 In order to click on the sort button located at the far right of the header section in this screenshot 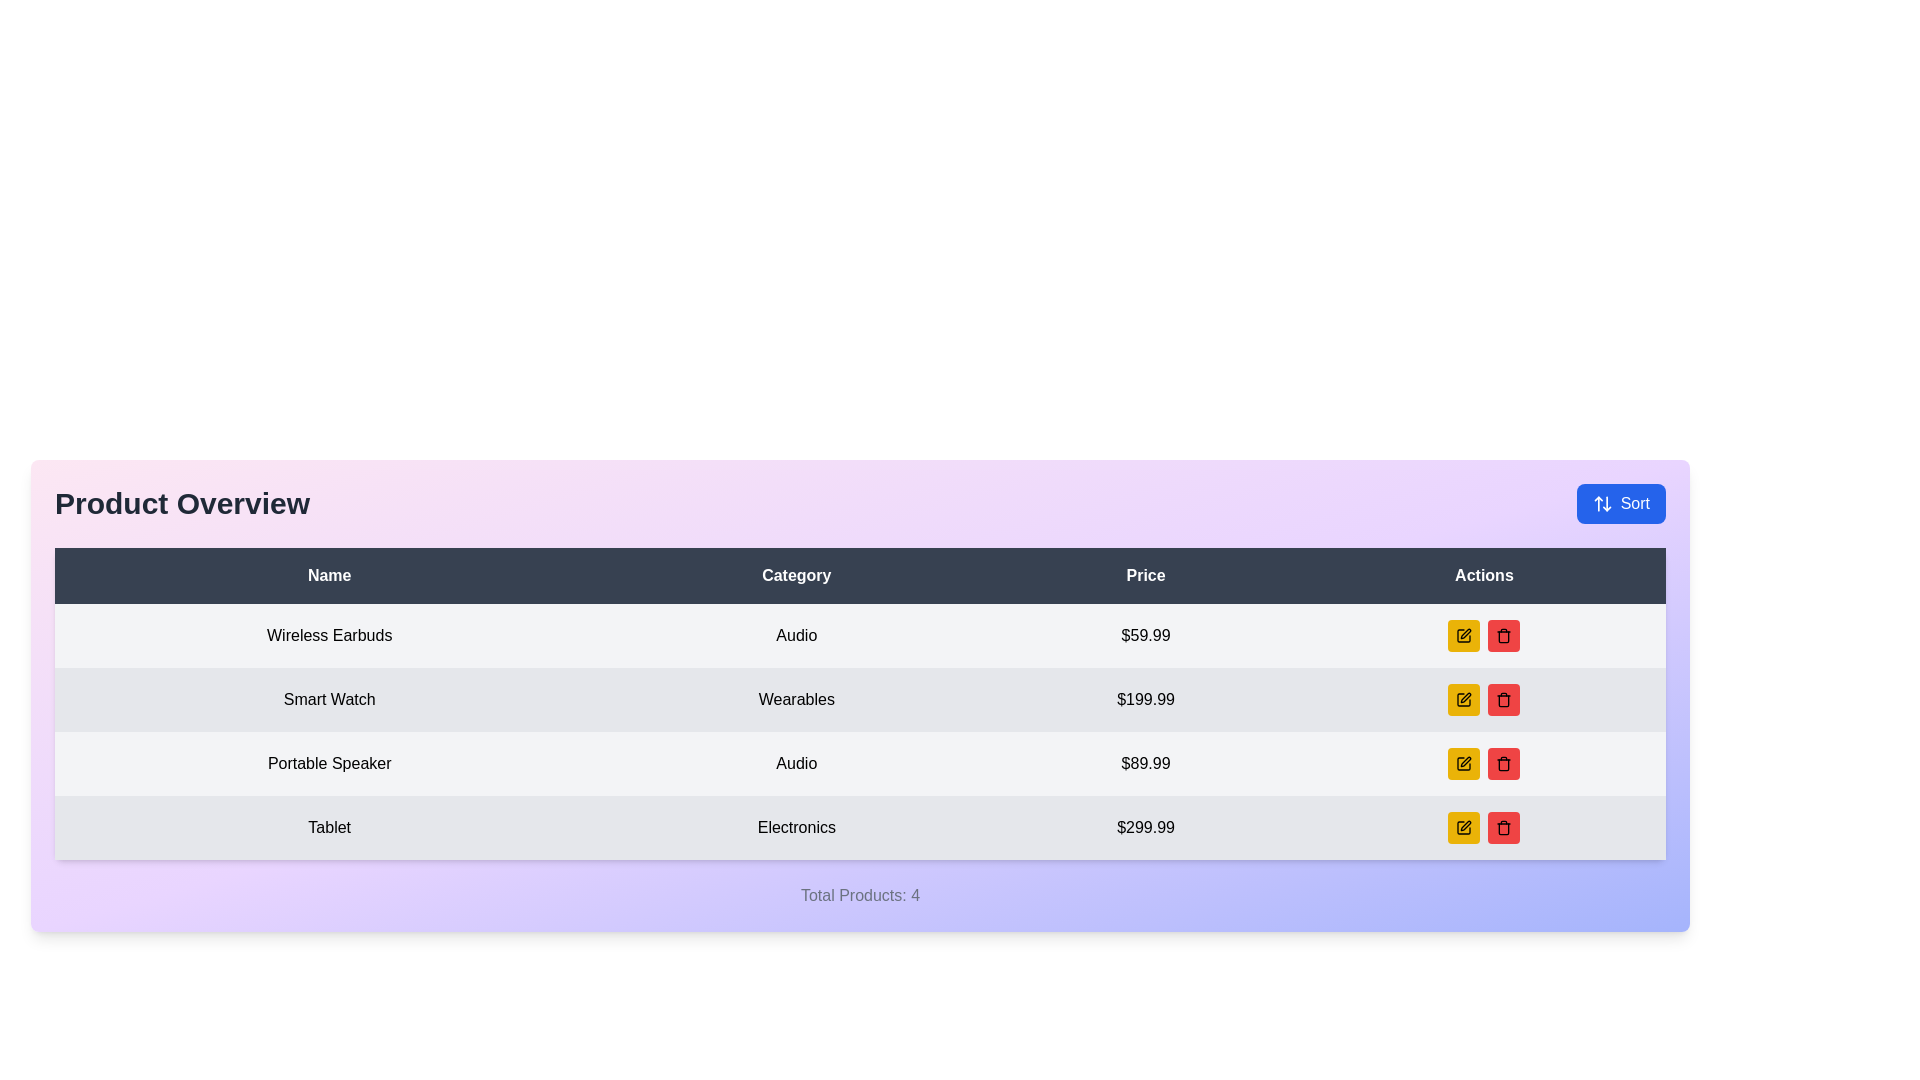, I will do `click(1621, 503)`.